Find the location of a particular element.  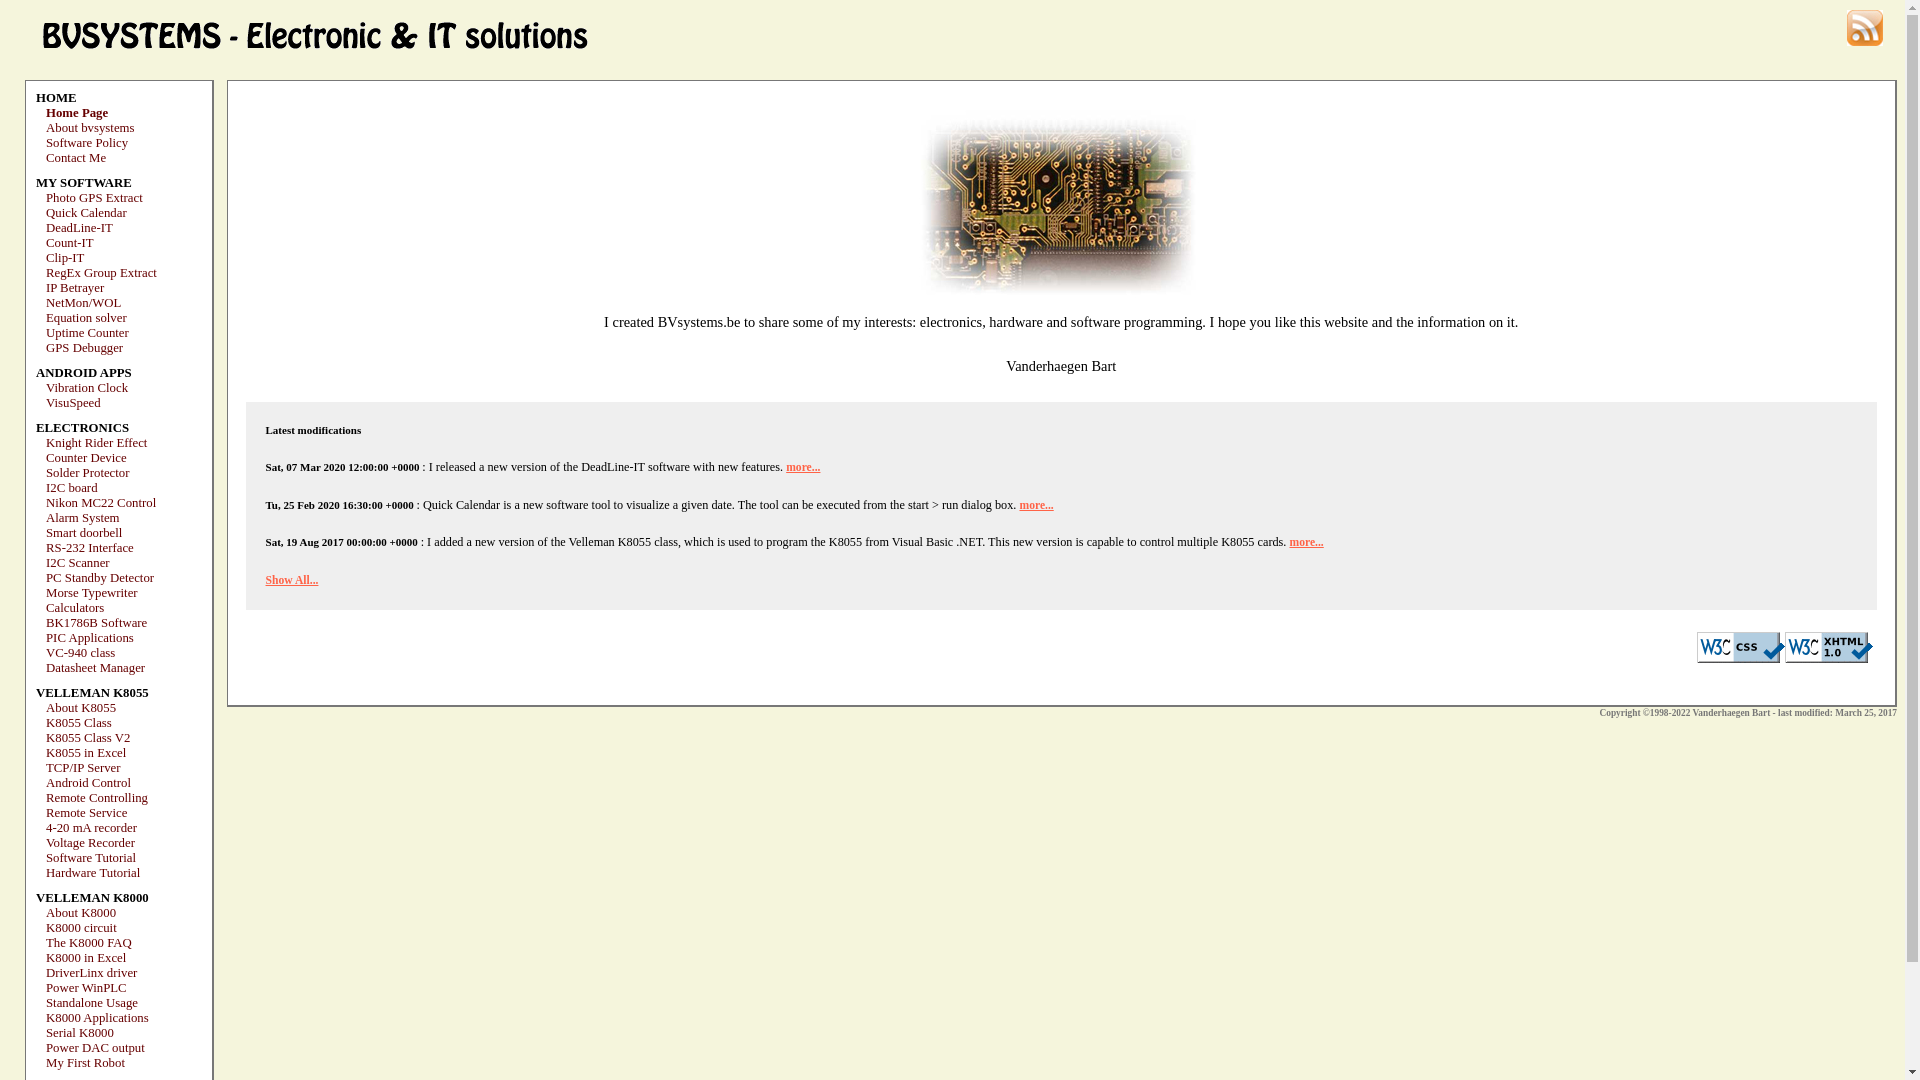

'Photo GPS Extract' is located at coordinates (93, 197).